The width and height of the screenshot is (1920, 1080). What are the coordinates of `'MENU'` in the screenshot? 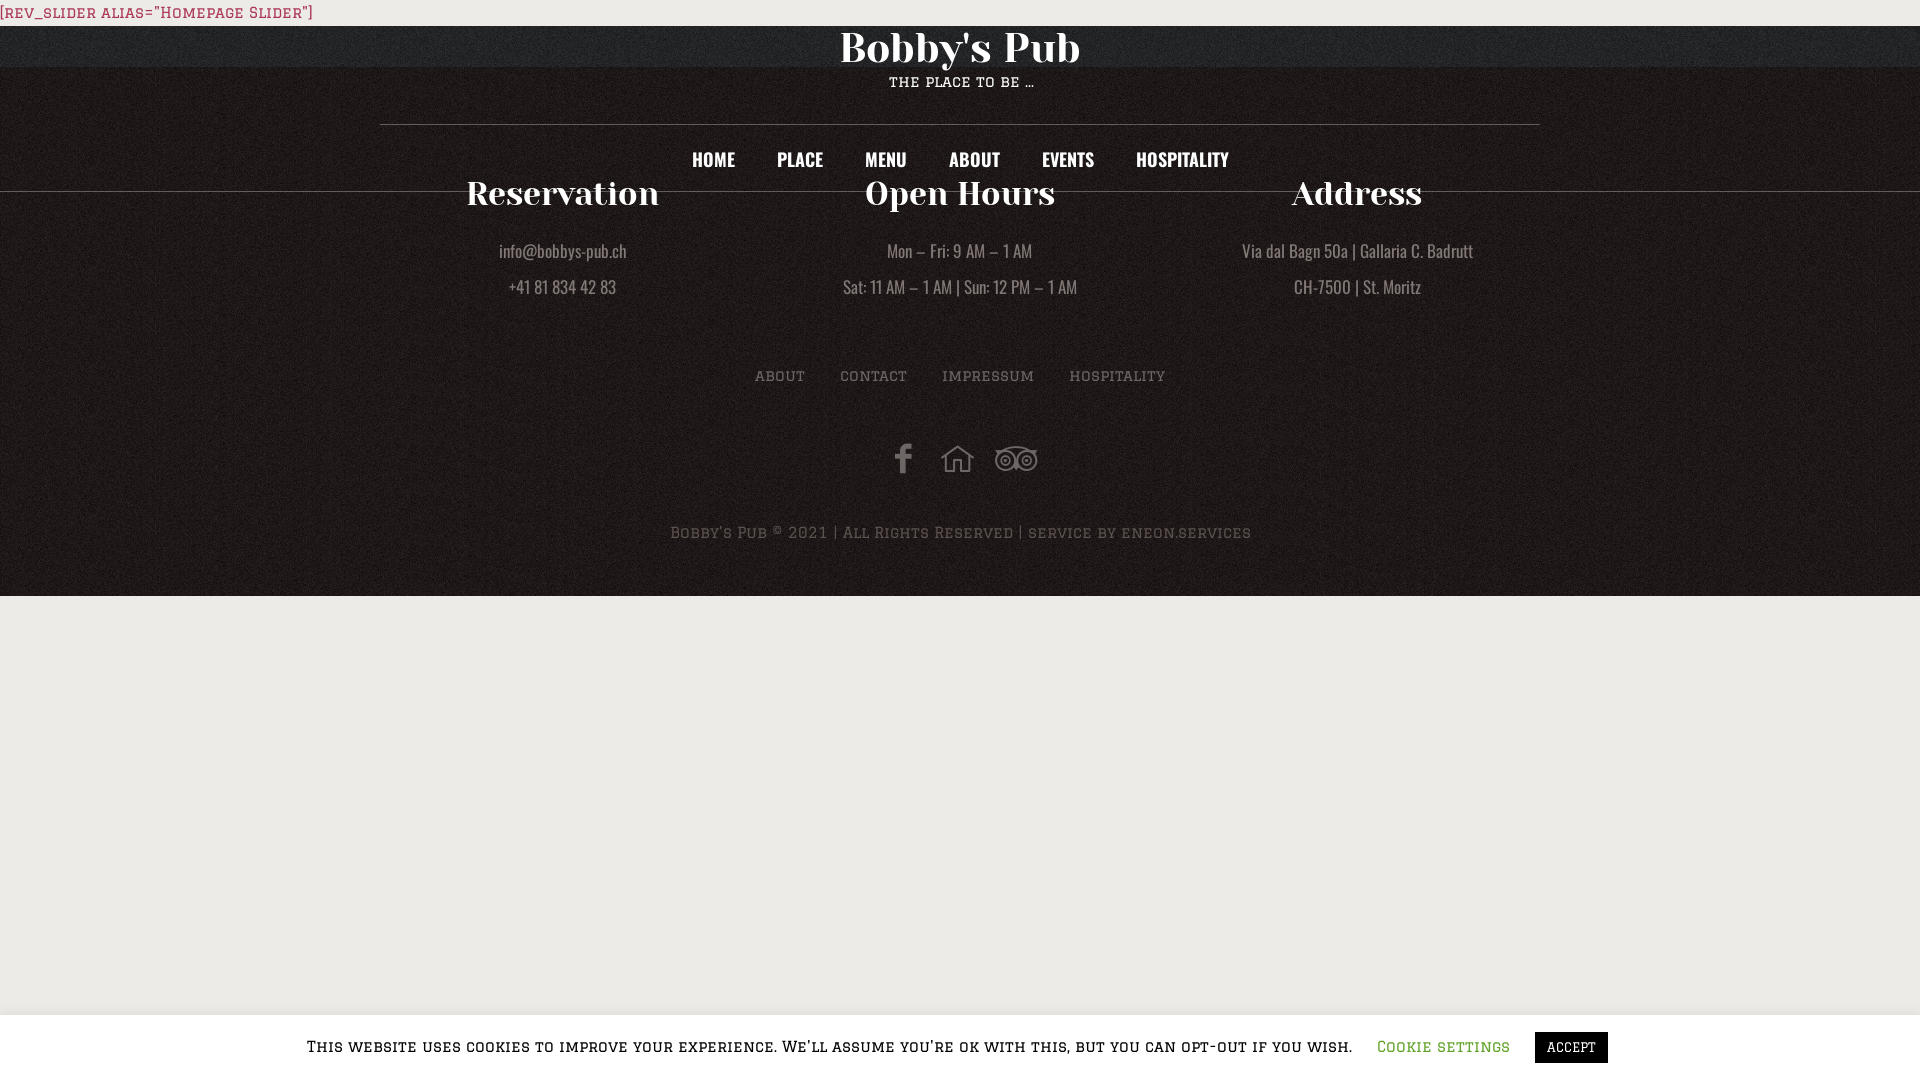 It's located at (844, 157).